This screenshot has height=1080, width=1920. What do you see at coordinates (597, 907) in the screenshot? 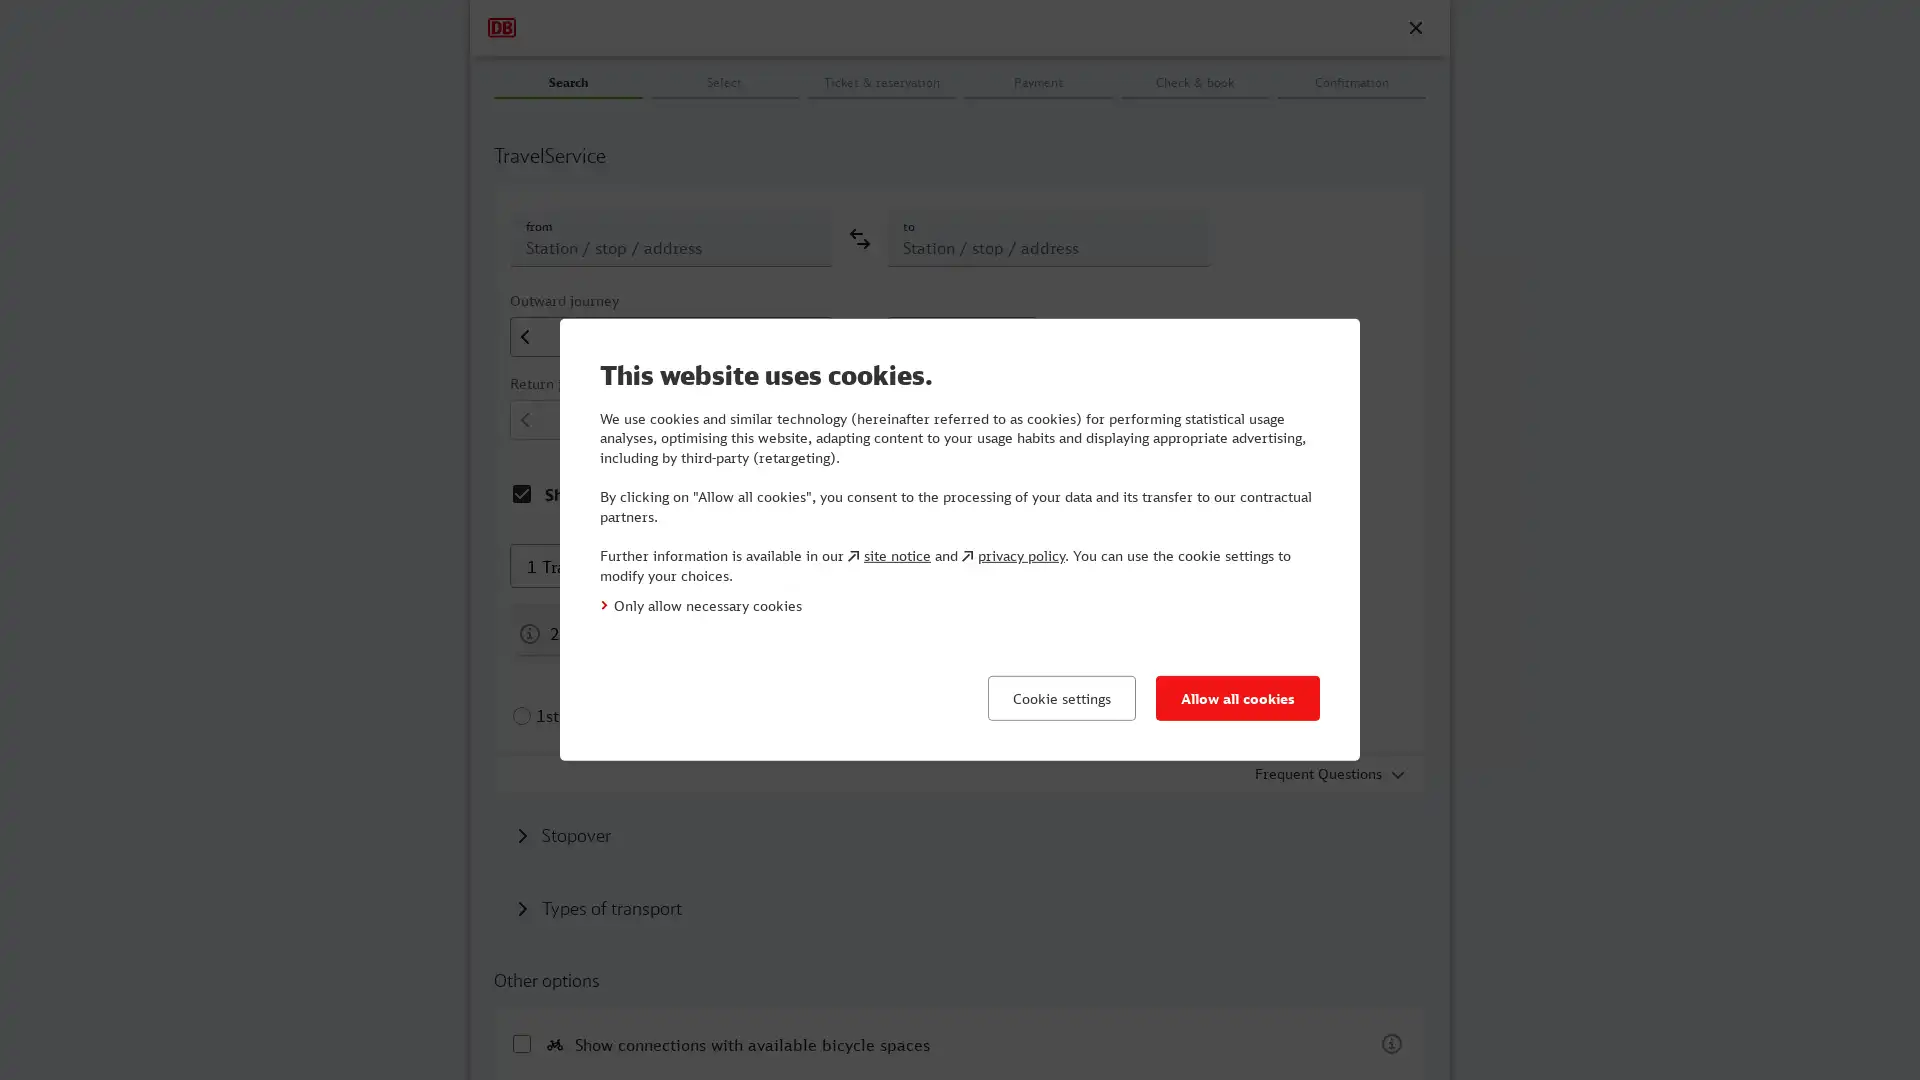
I see `Types of transport` at bounding box center [597, 907].